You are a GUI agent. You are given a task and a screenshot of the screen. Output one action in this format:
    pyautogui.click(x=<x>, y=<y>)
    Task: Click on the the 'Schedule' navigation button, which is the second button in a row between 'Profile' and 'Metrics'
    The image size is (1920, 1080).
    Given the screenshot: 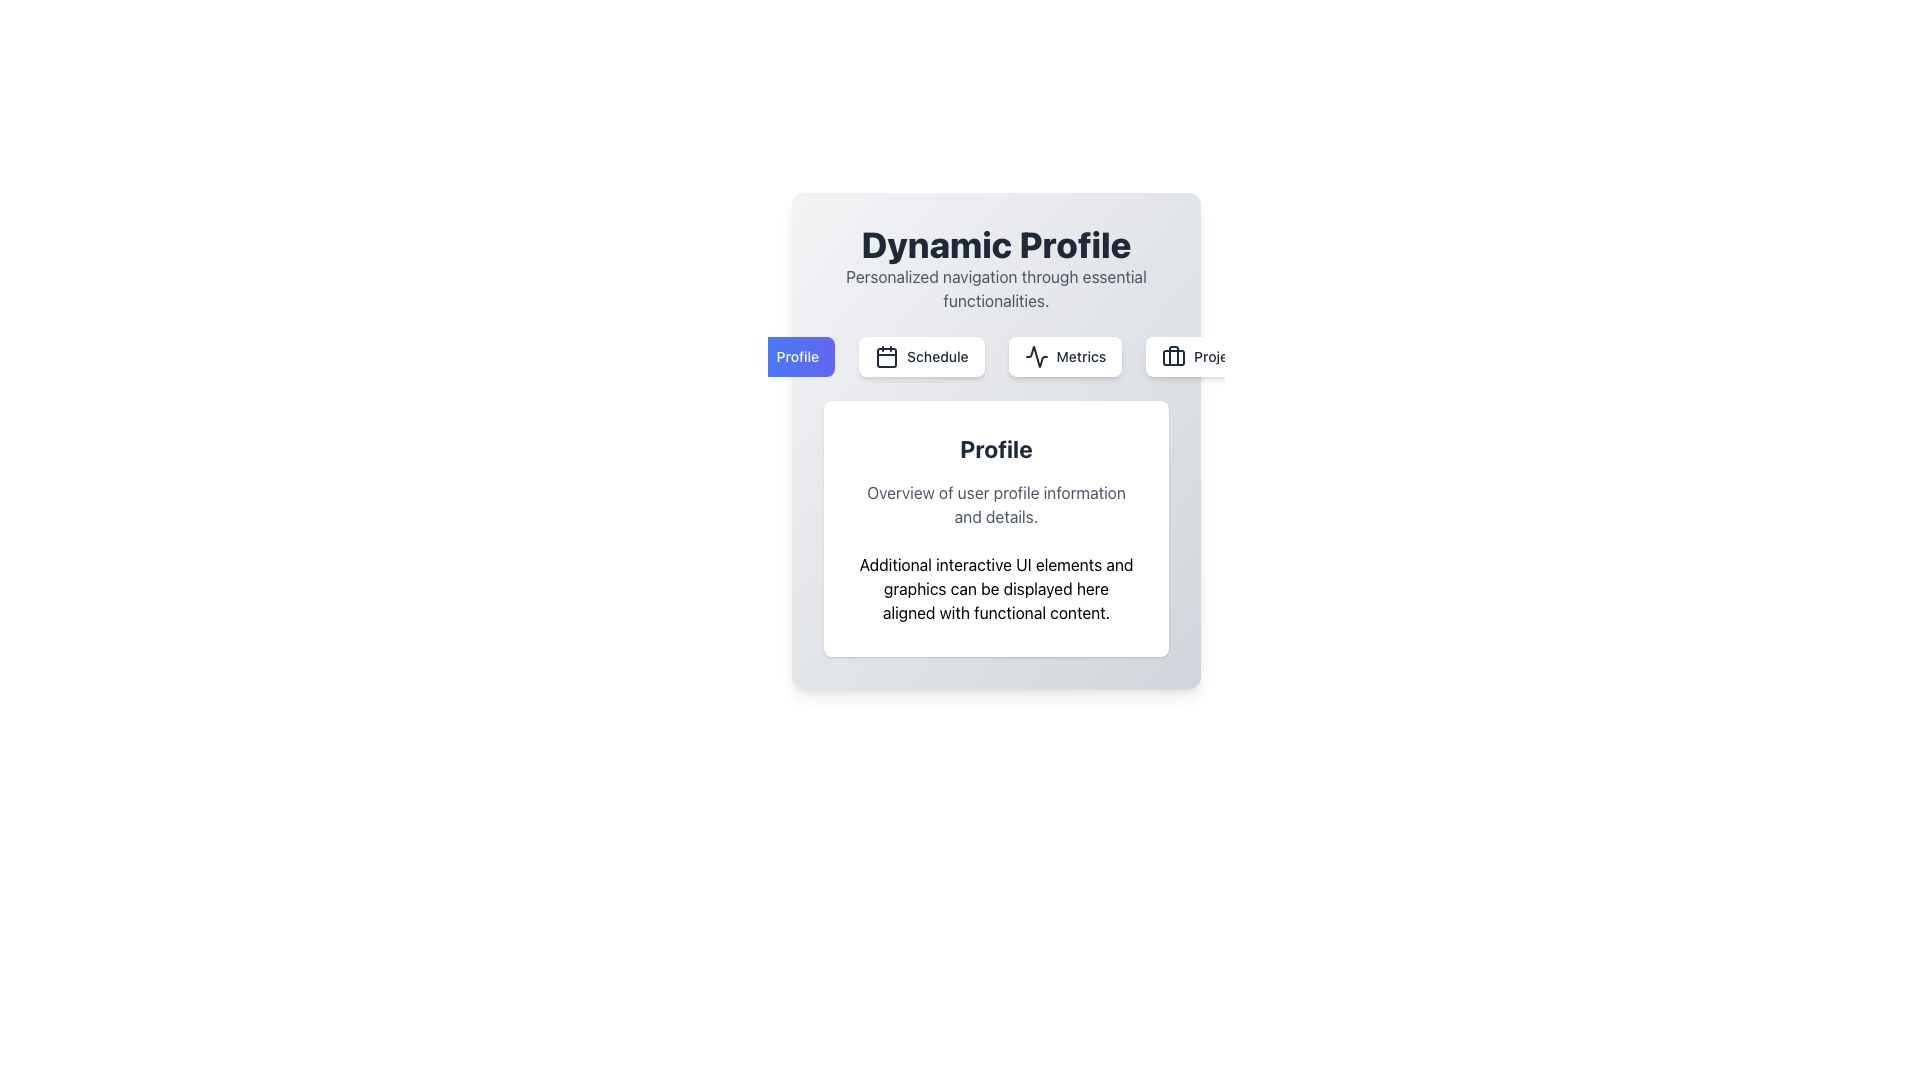 What is the action you would take?
    pyautogui.click(x=920, y=356)
    